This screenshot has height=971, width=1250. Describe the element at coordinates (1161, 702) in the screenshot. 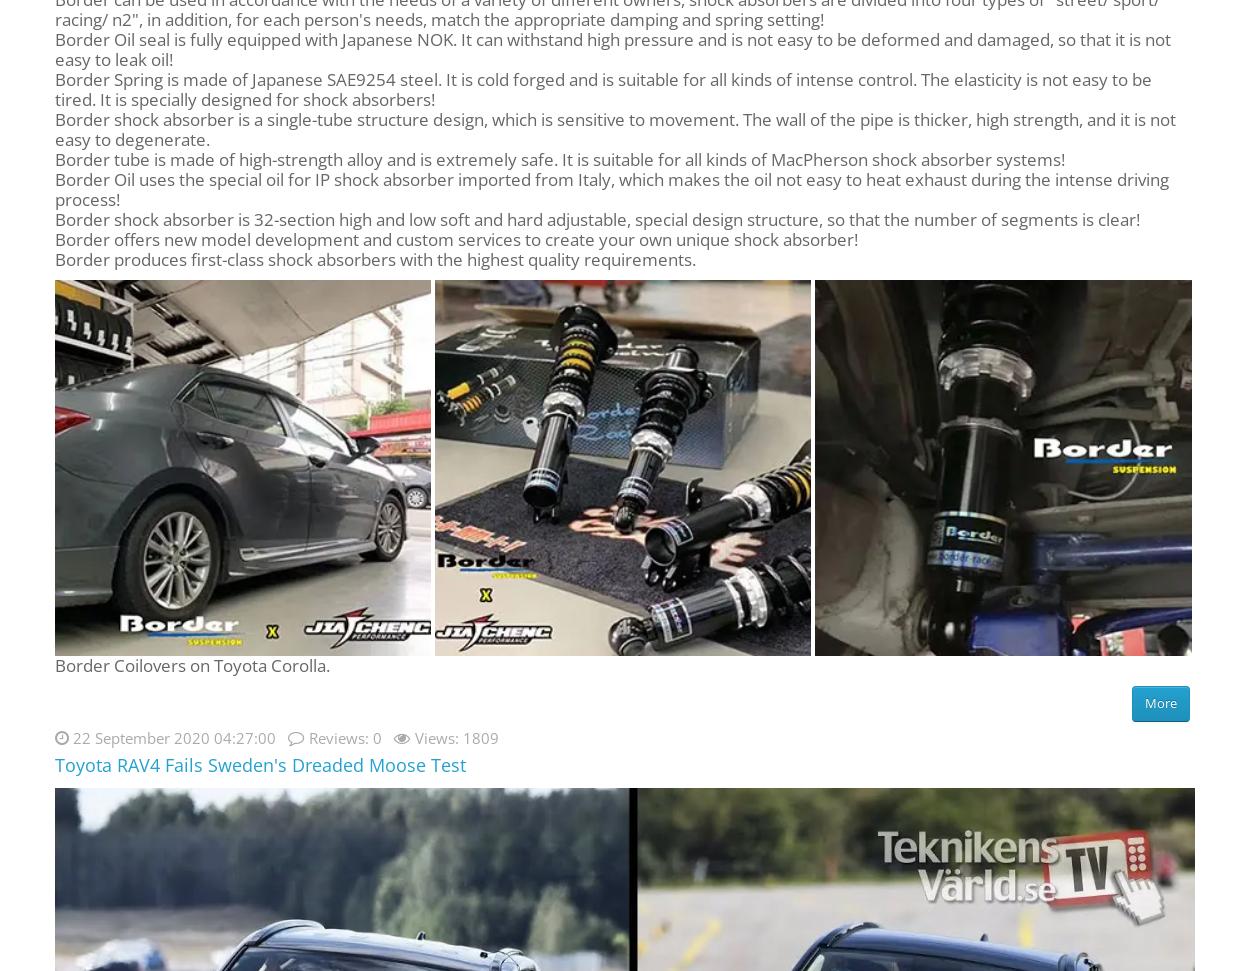

I see `'More'` at that location.